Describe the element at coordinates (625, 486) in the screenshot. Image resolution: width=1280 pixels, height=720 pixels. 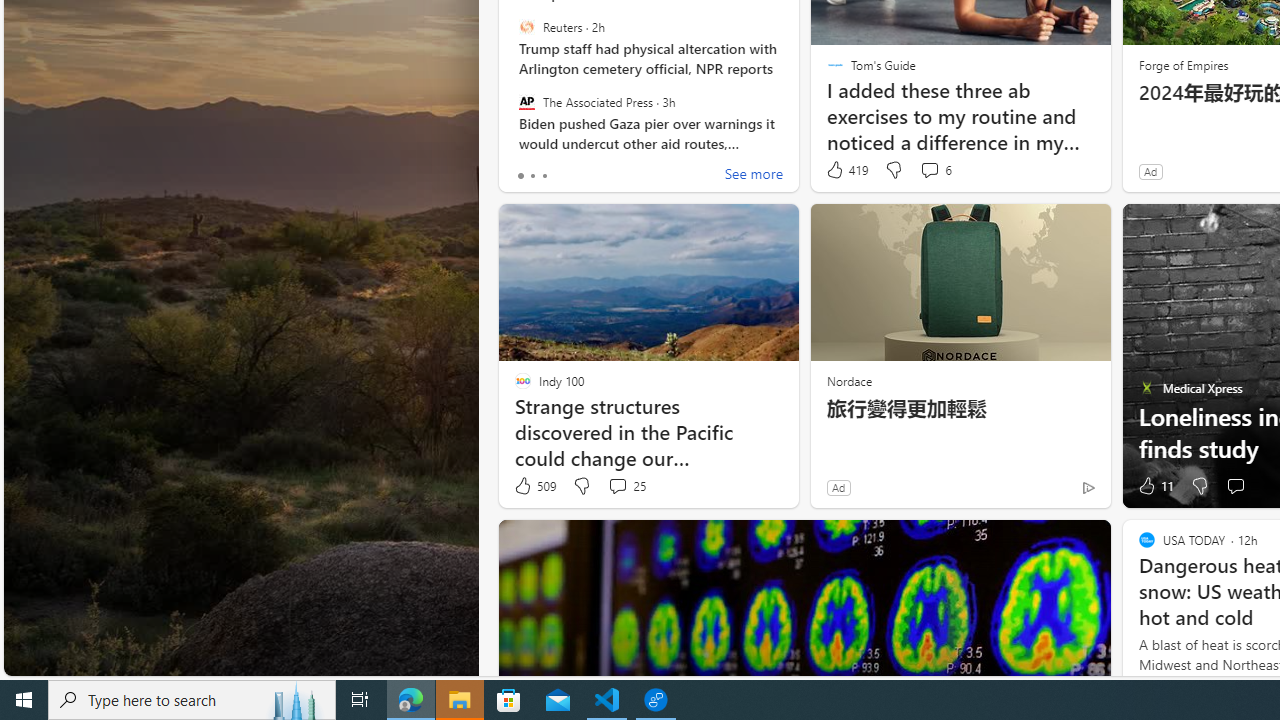
I see `'View comments 25 Comment'` at that location.